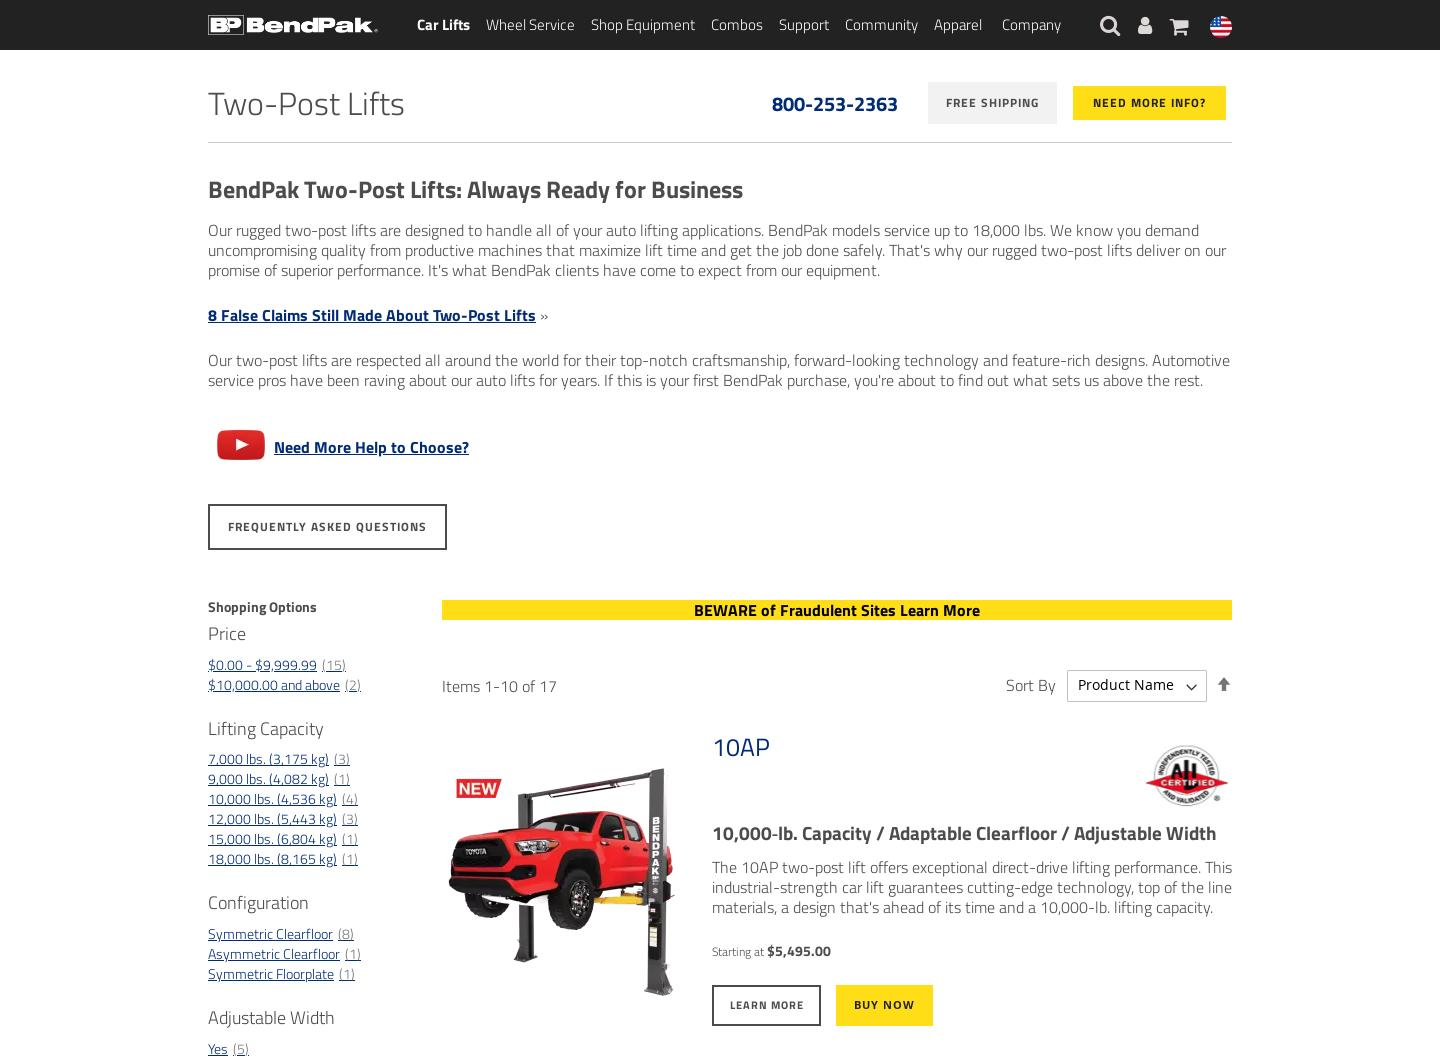 Image resolution: width=1440 pixels, height=1062 pixels. What do you see at coordinates (507, 684) in the screenshot?
I see `'10'` at bounding box center [507, 684].